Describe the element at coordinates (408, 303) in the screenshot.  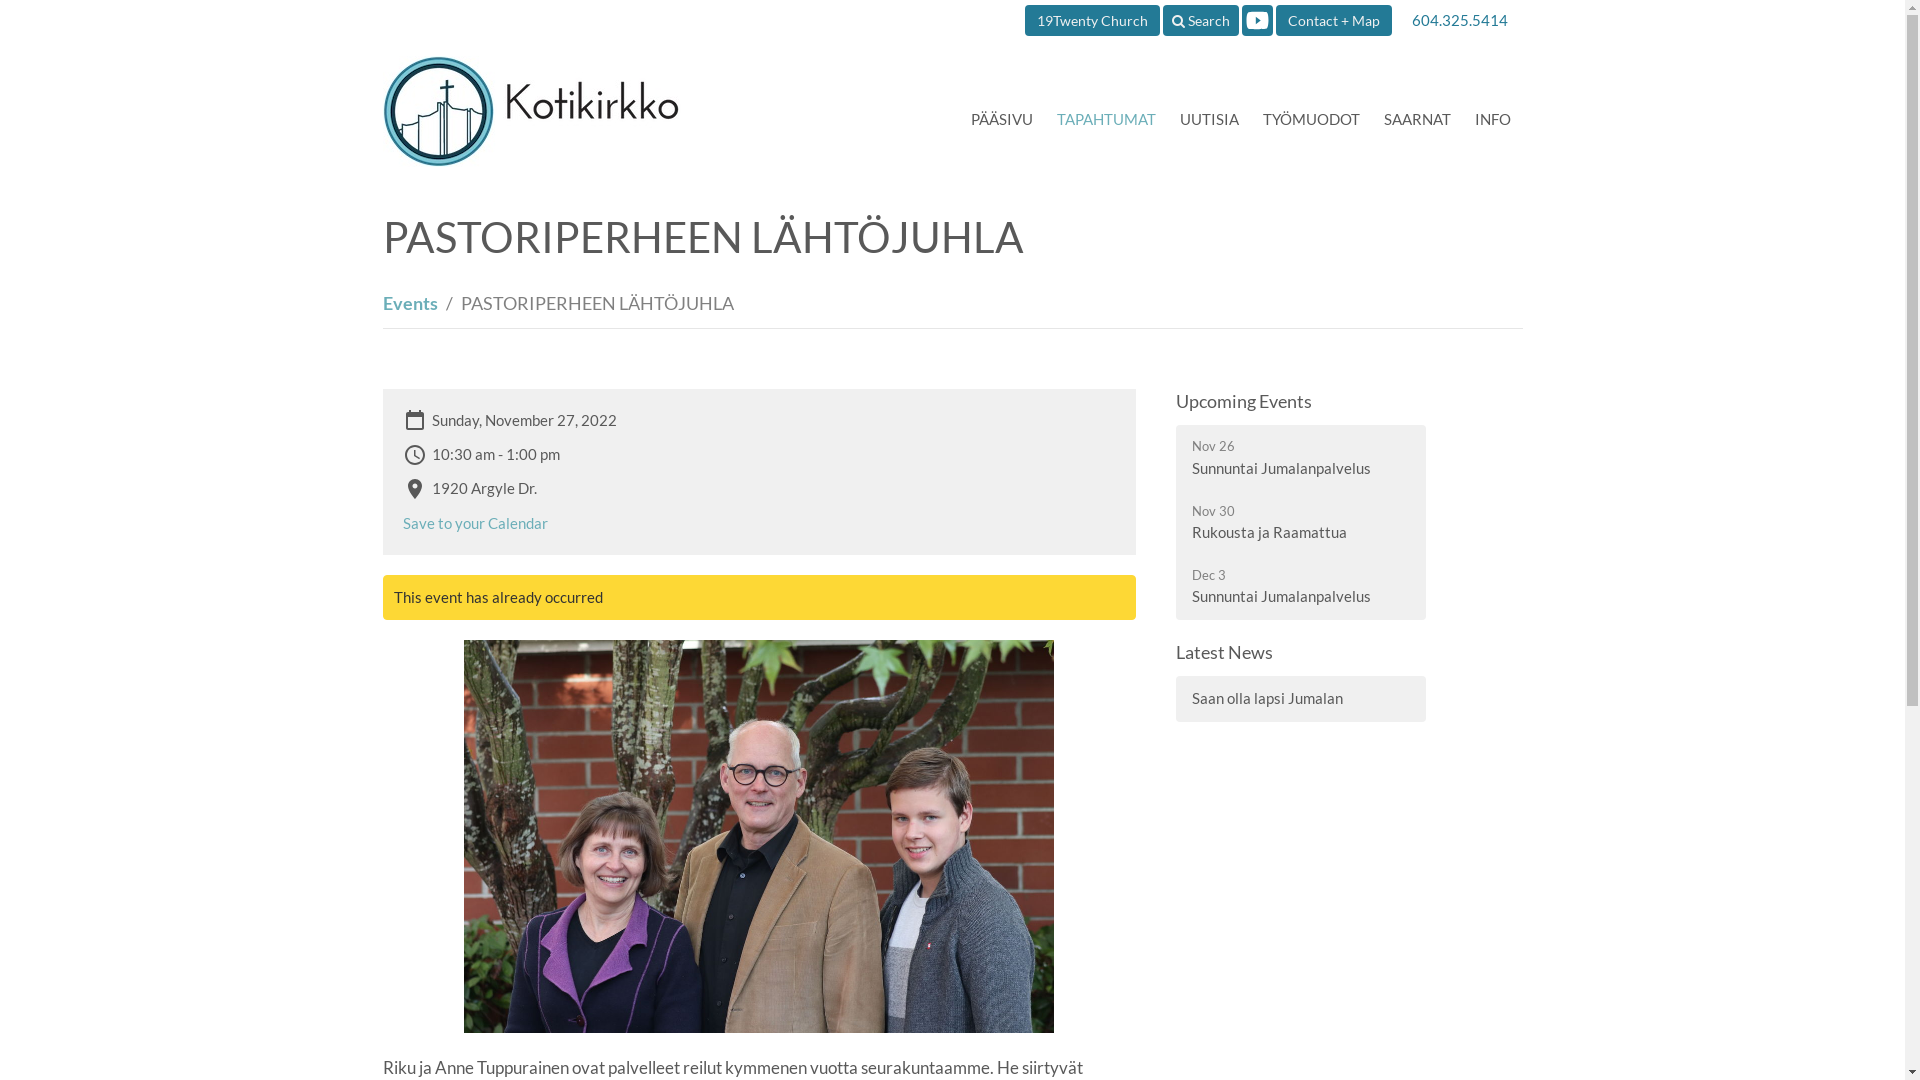
I see `'Events'` at that location.